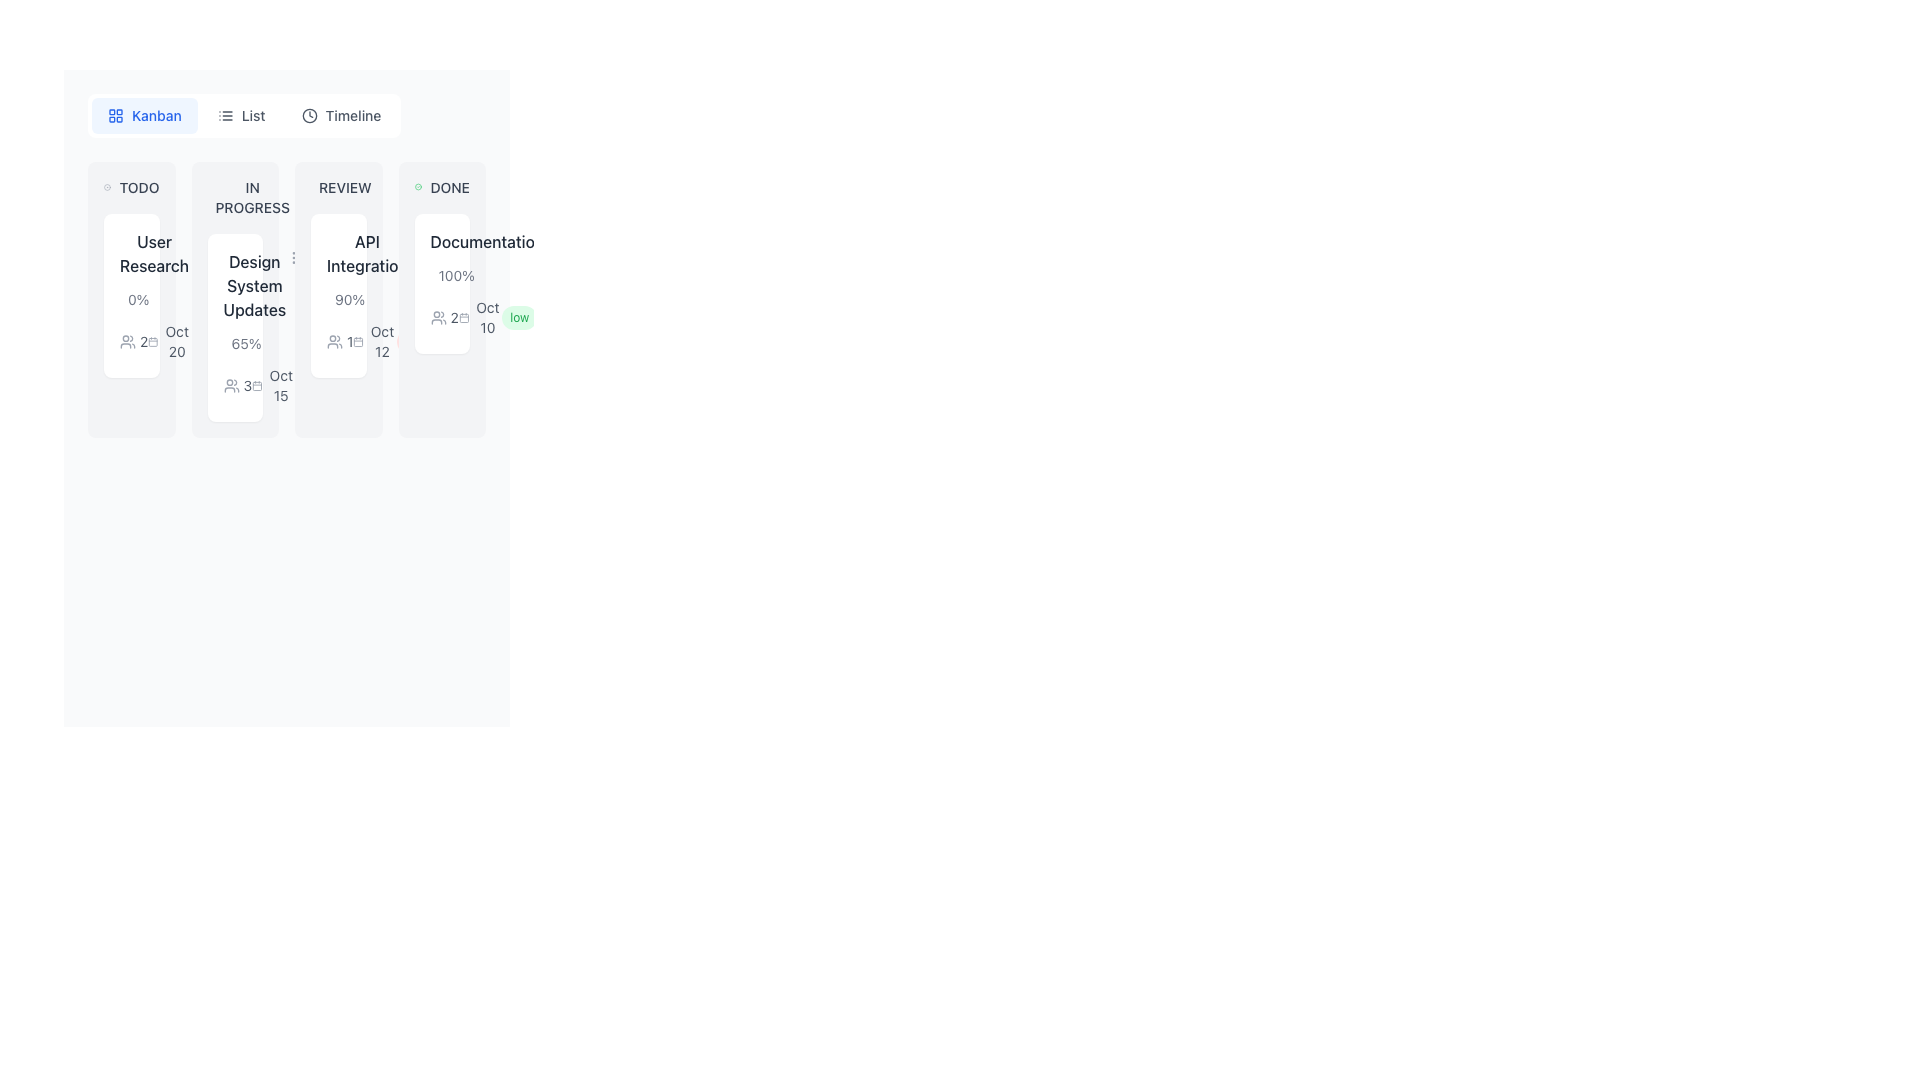 This screenshot has width=1920, height=1080. Describe the element at coordinates (441, 241) in the screenshot. I see `the 'Documentation' textual label at the top of the card in the 'DONE' column of the Kanban board` at that location.